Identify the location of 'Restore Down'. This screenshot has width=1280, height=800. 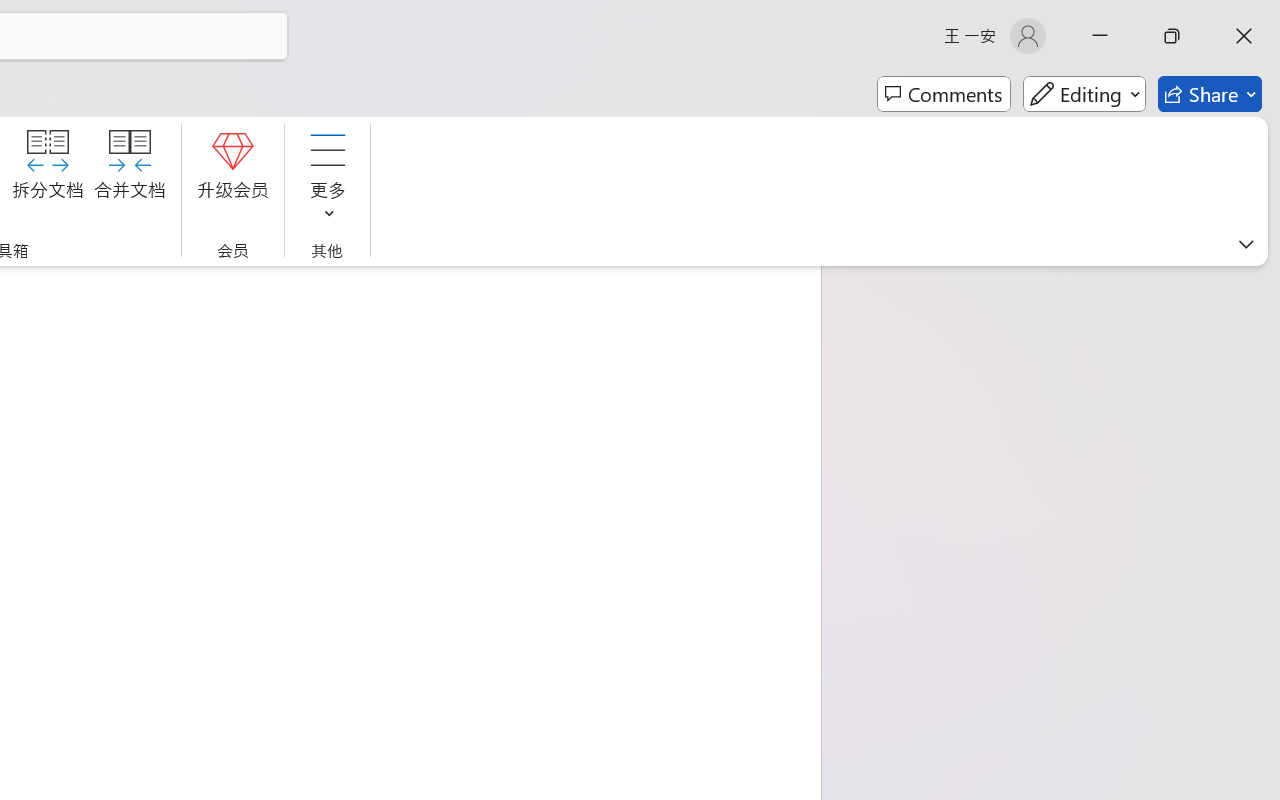
(1172, 35).